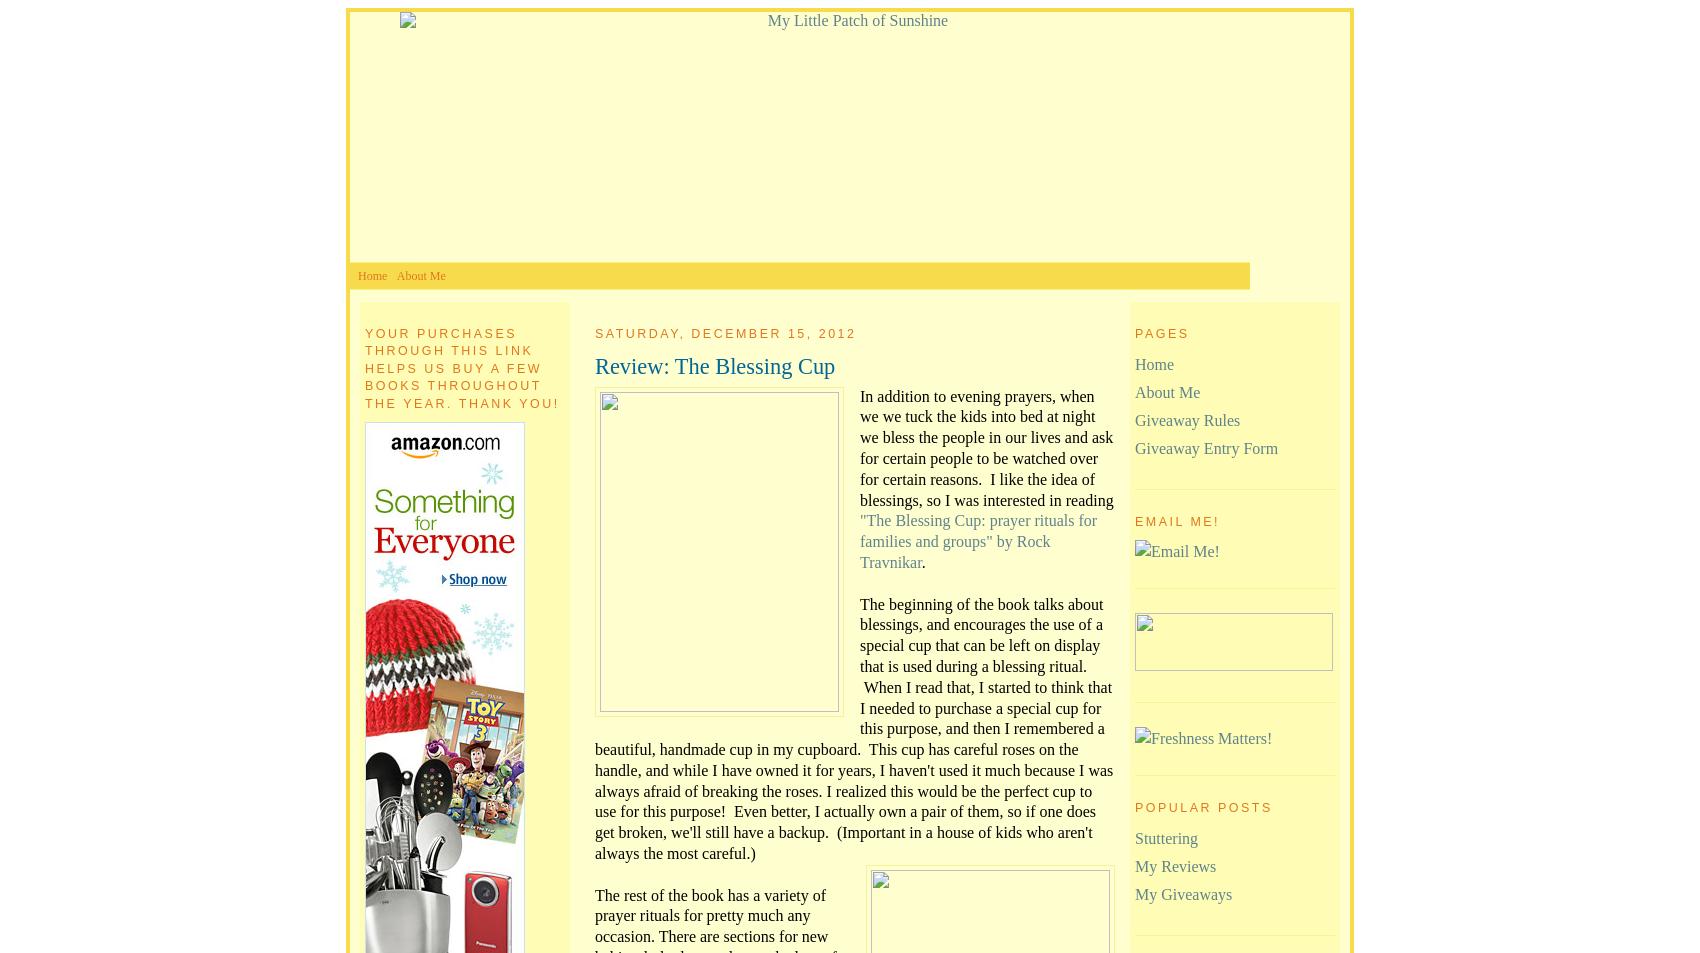  Describe the element at coordinates (1182, 894) in the screenshot. I see `'My Giveaways'` at that location.